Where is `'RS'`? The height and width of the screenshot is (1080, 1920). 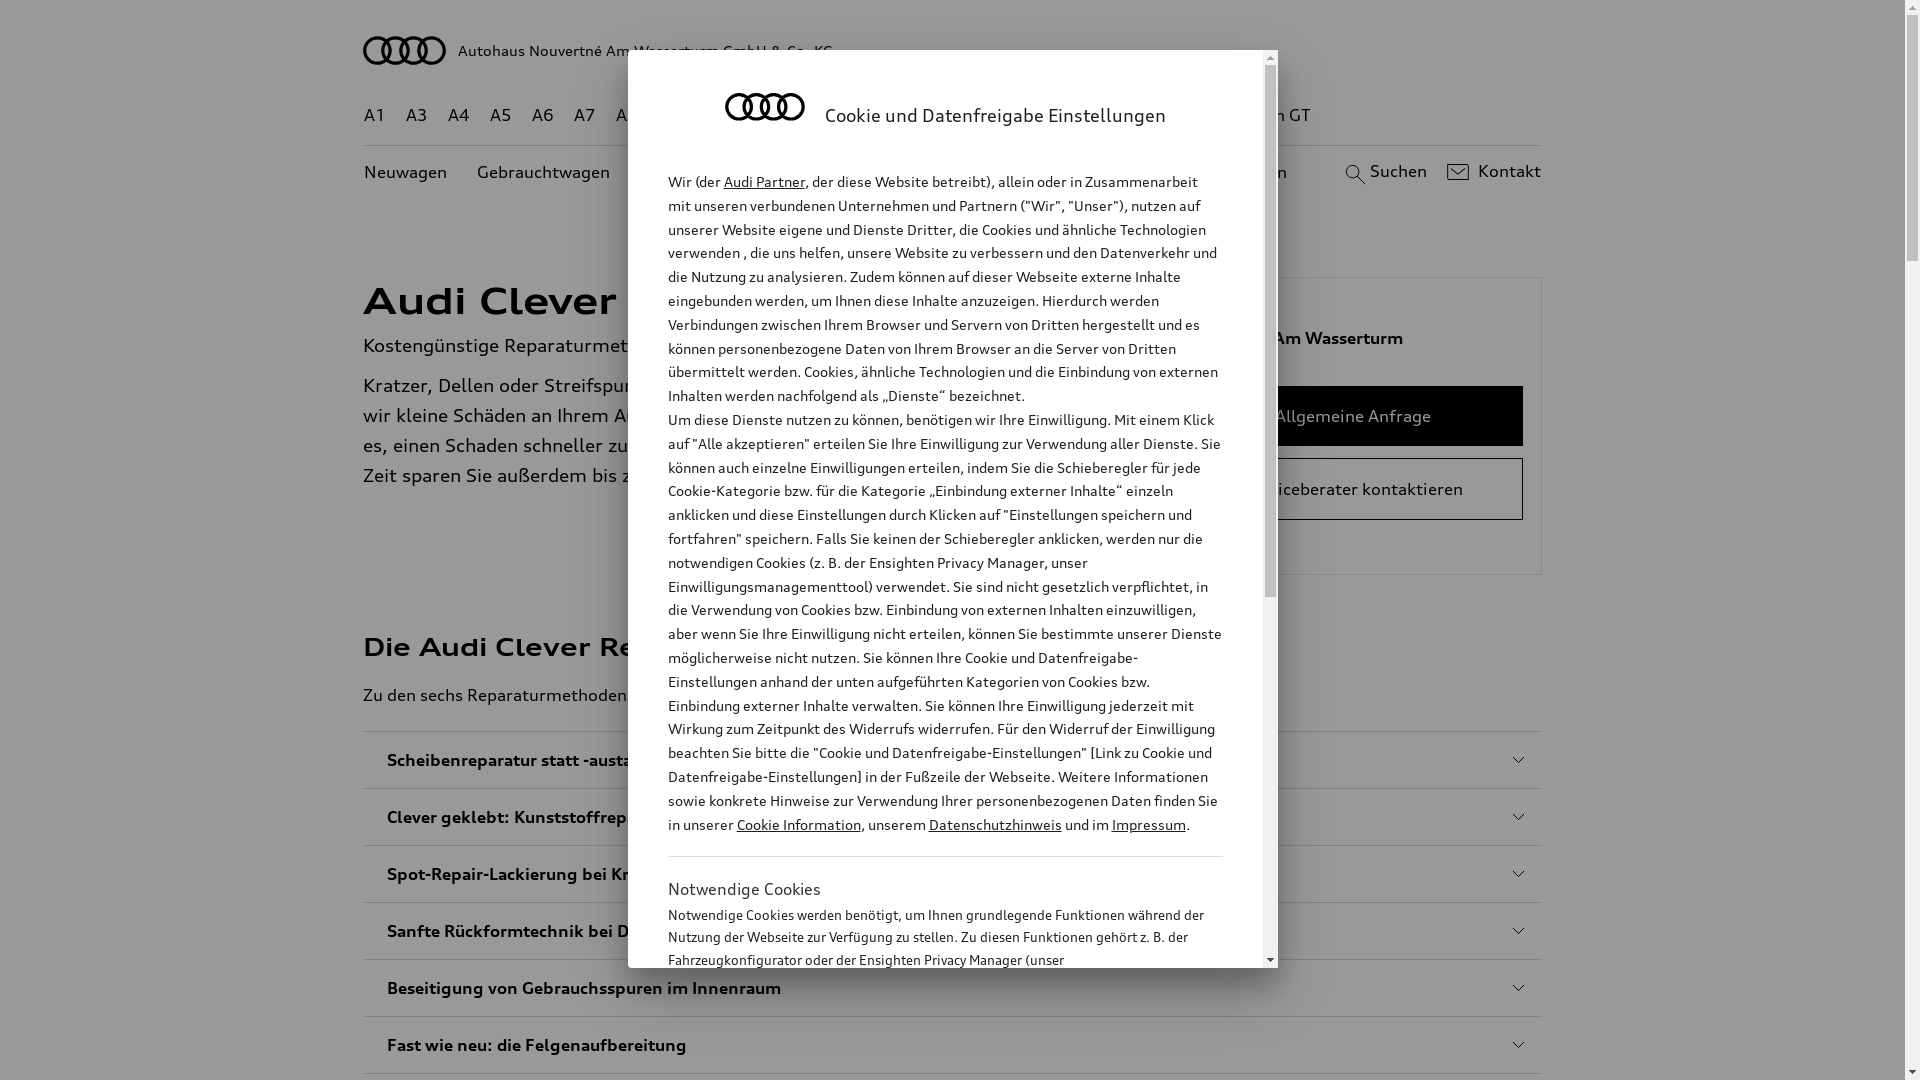 'RS' is located at coordinates (1135, 115).